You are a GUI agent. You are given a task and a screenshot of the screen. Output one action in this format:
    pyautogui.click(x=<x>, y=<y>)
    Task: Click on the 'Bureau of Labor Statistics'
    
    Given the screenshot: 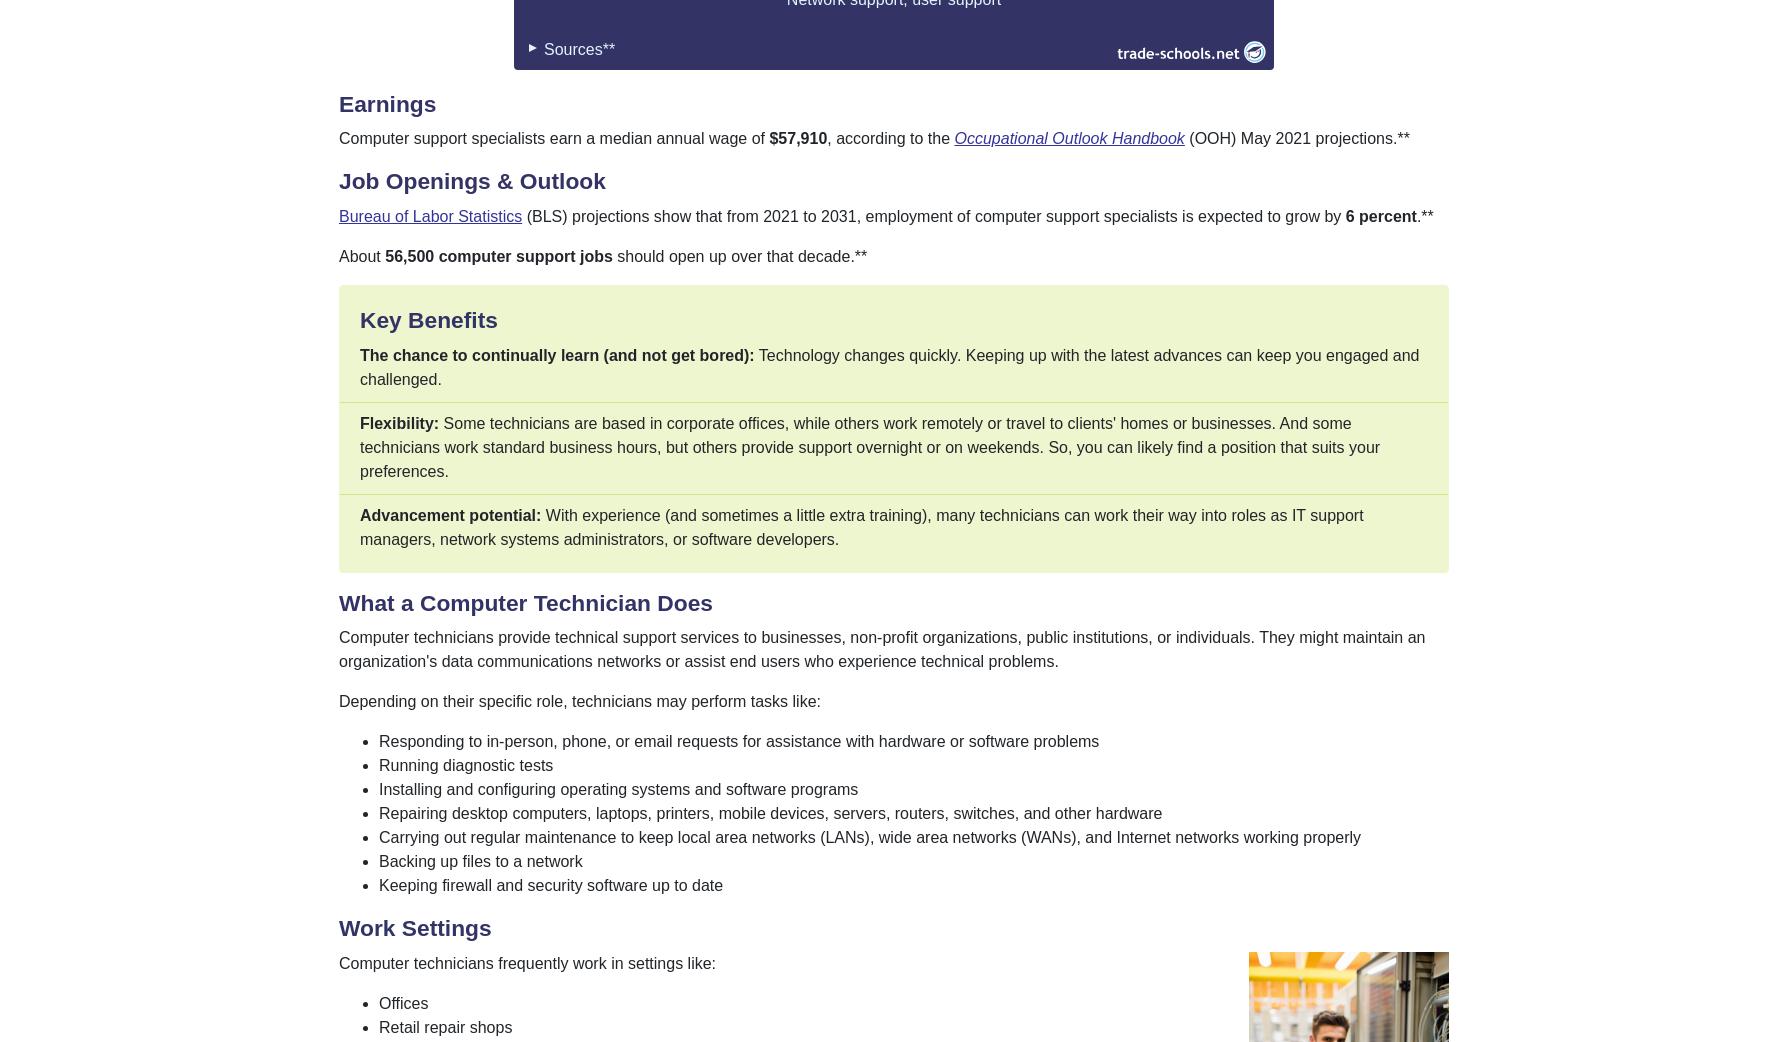 What is the action you would take?
    pyautogui.click(x=429, y=214)
    